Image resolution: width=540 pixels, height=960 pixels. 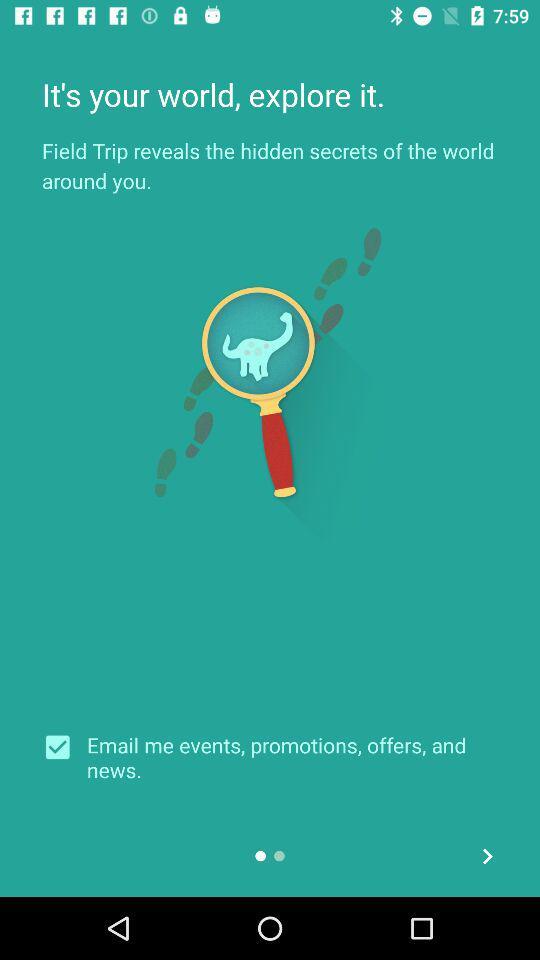 I want to click on the email me events, so click(x=291, y=756).